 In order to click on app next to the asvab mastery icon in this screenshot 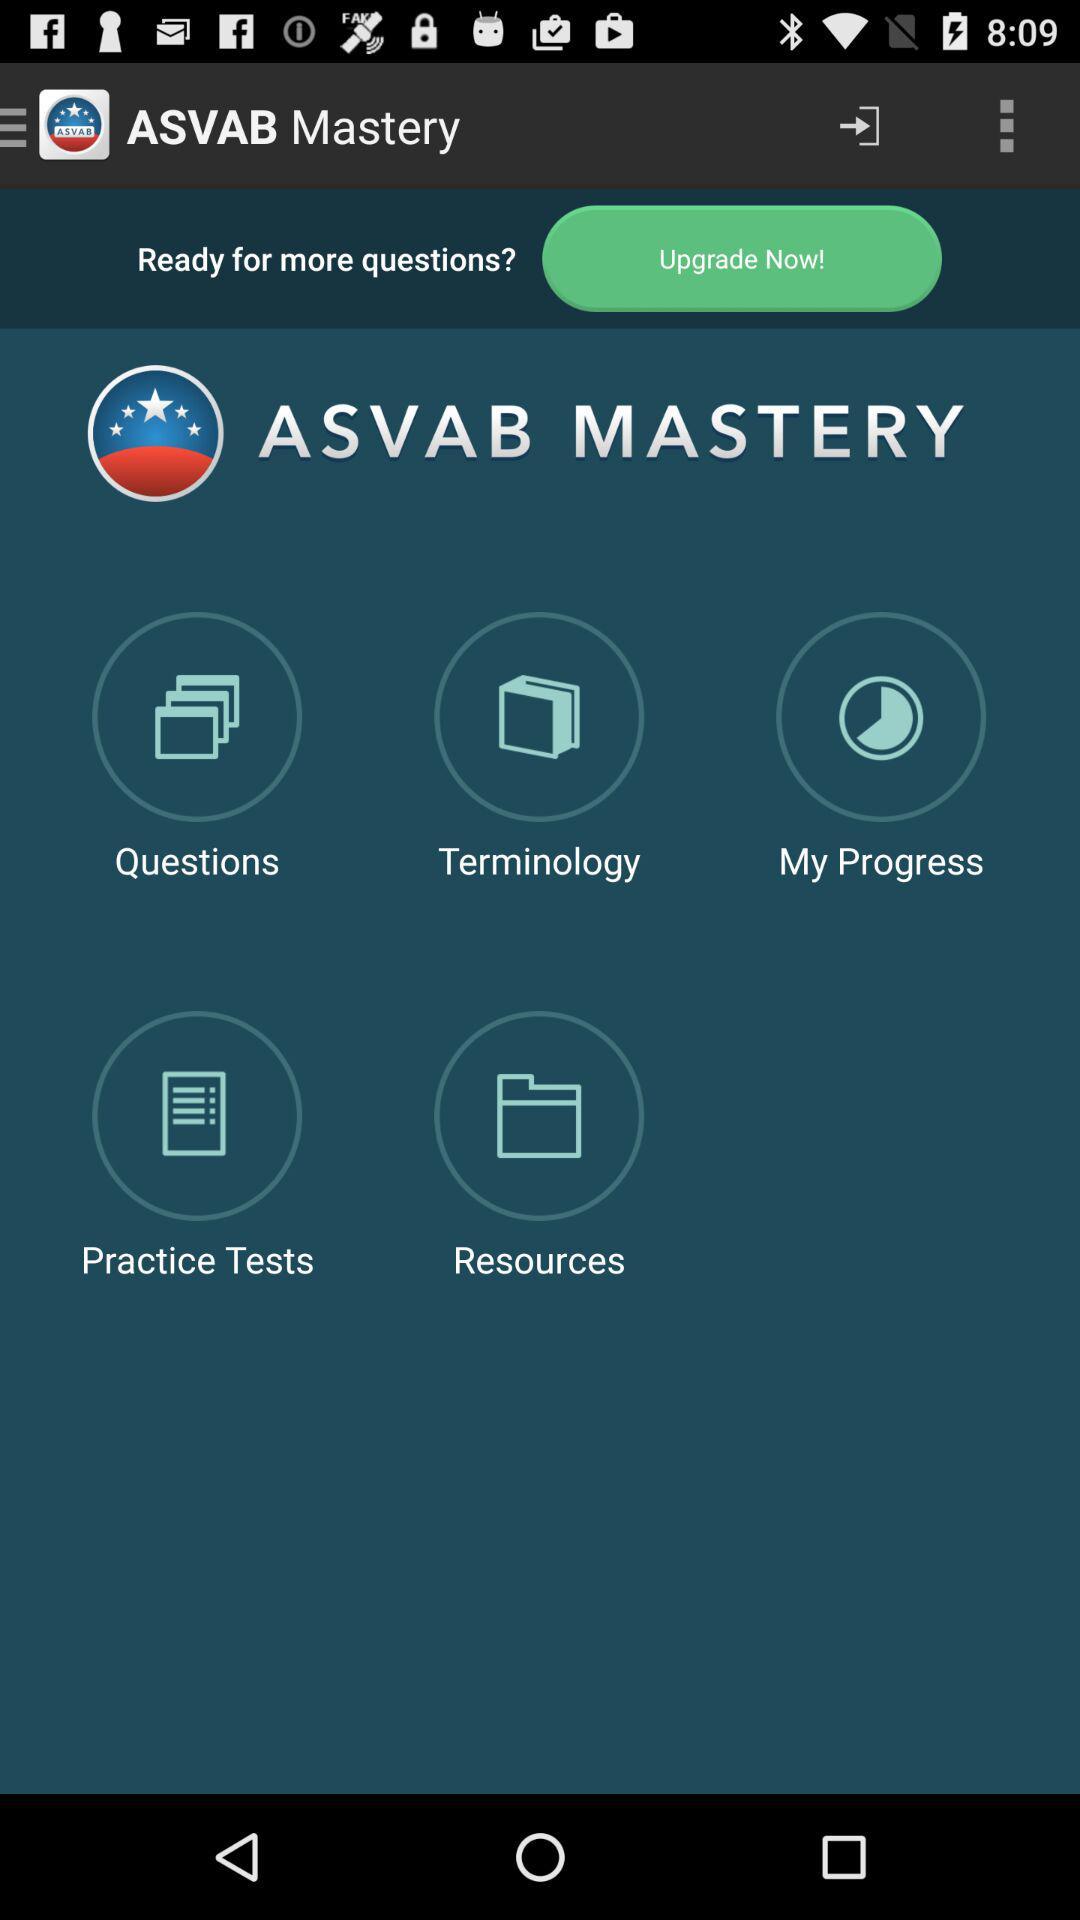, I will do `click(858, 124)`.